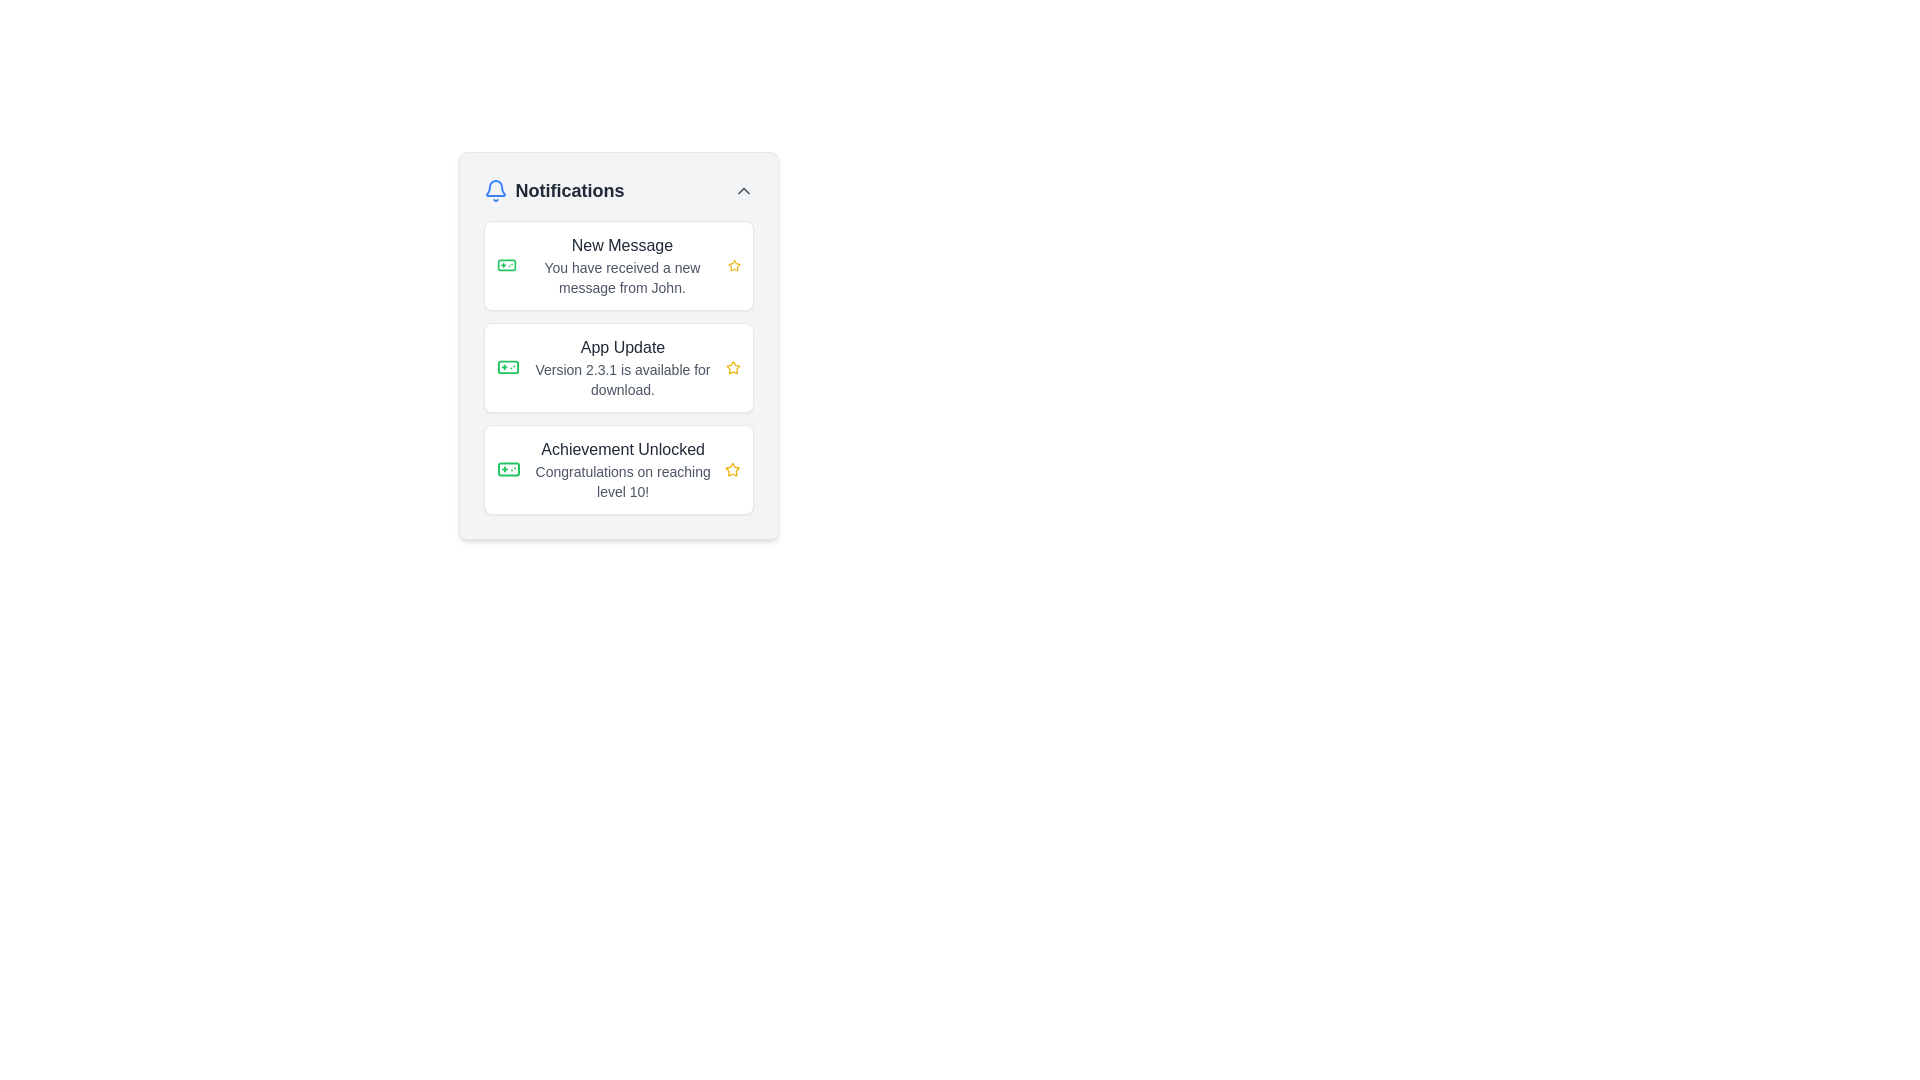 Image resolution: width=1920 pixels, height=1080 pixels. What do you see at coordinates (621, 245) in the screenshot?
I see `the primary title Text Label located at the top of the notification card, which summarizes the notification type` at bounding box center [621, 245].